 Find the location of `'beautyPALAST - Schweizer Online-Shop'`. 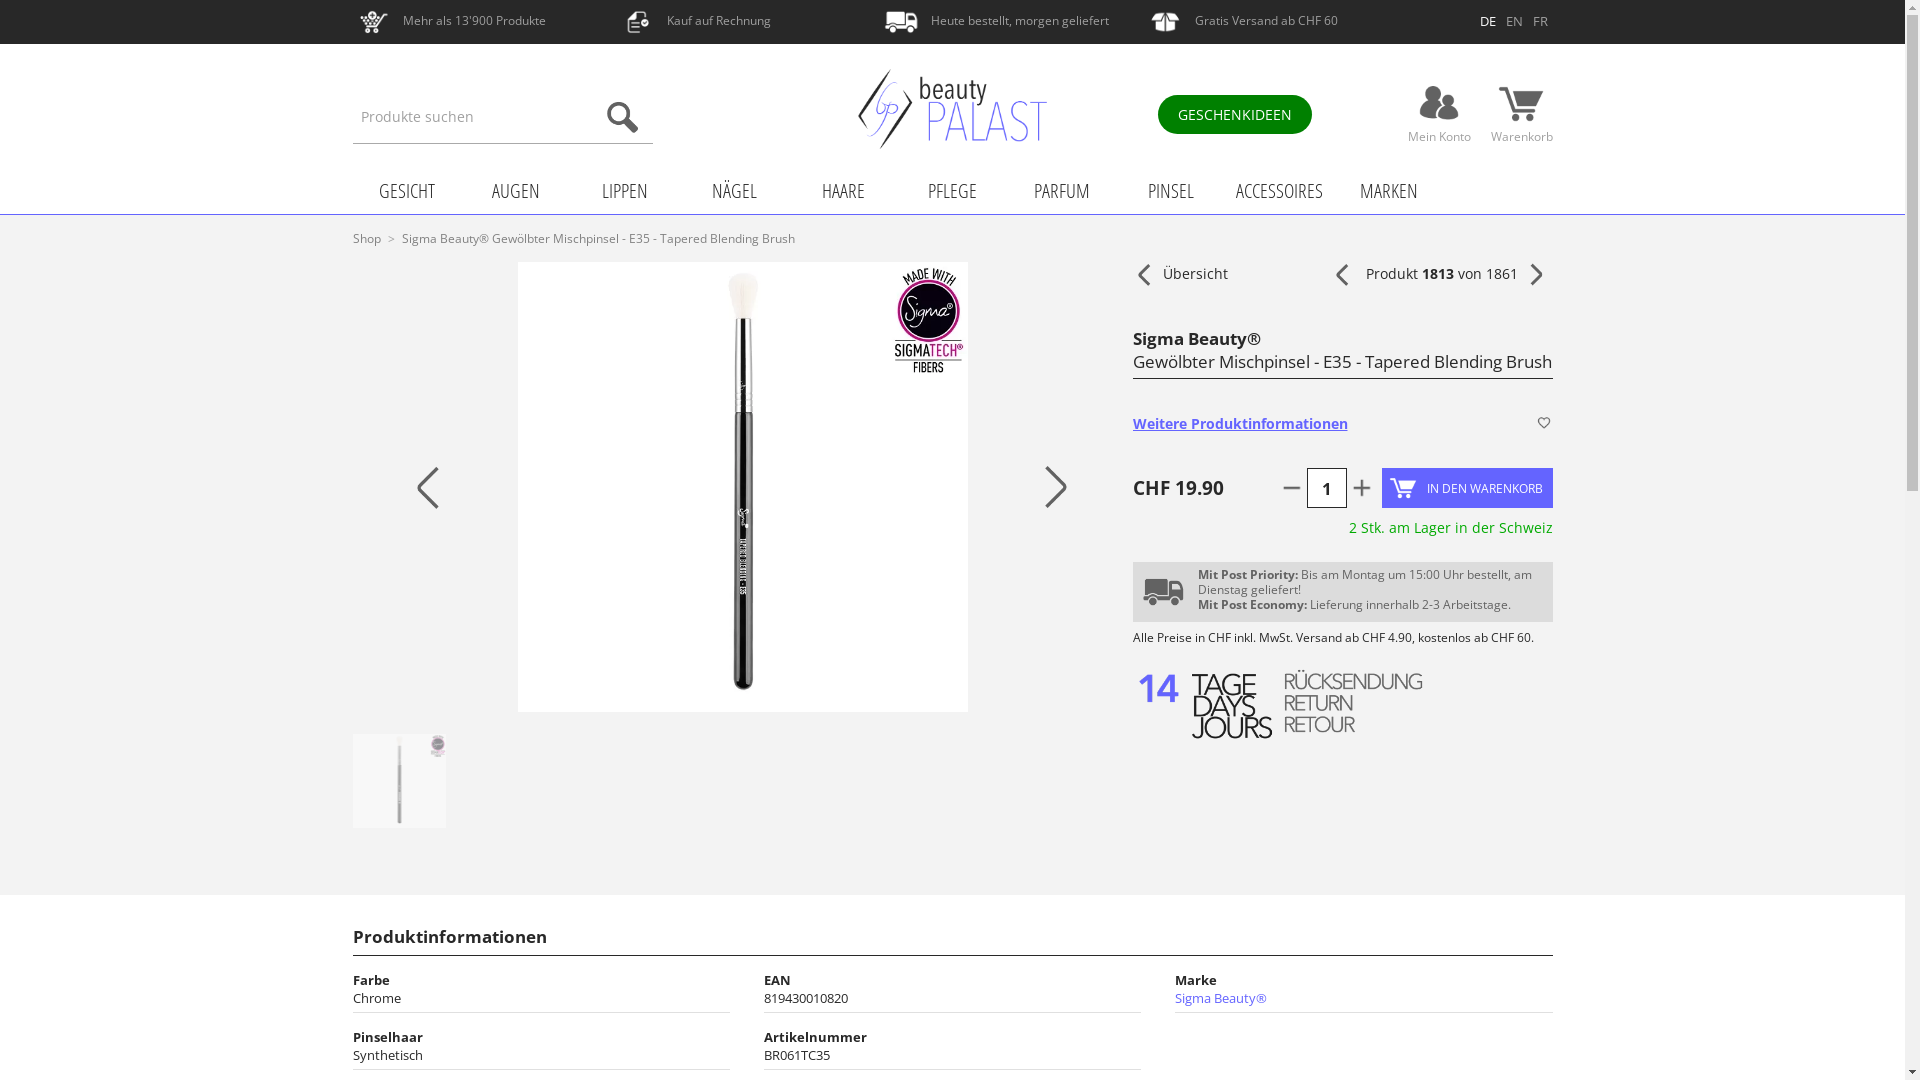

'beautyPALAST - Schweizer Online-Shop' is located at coordinates (951, 108).